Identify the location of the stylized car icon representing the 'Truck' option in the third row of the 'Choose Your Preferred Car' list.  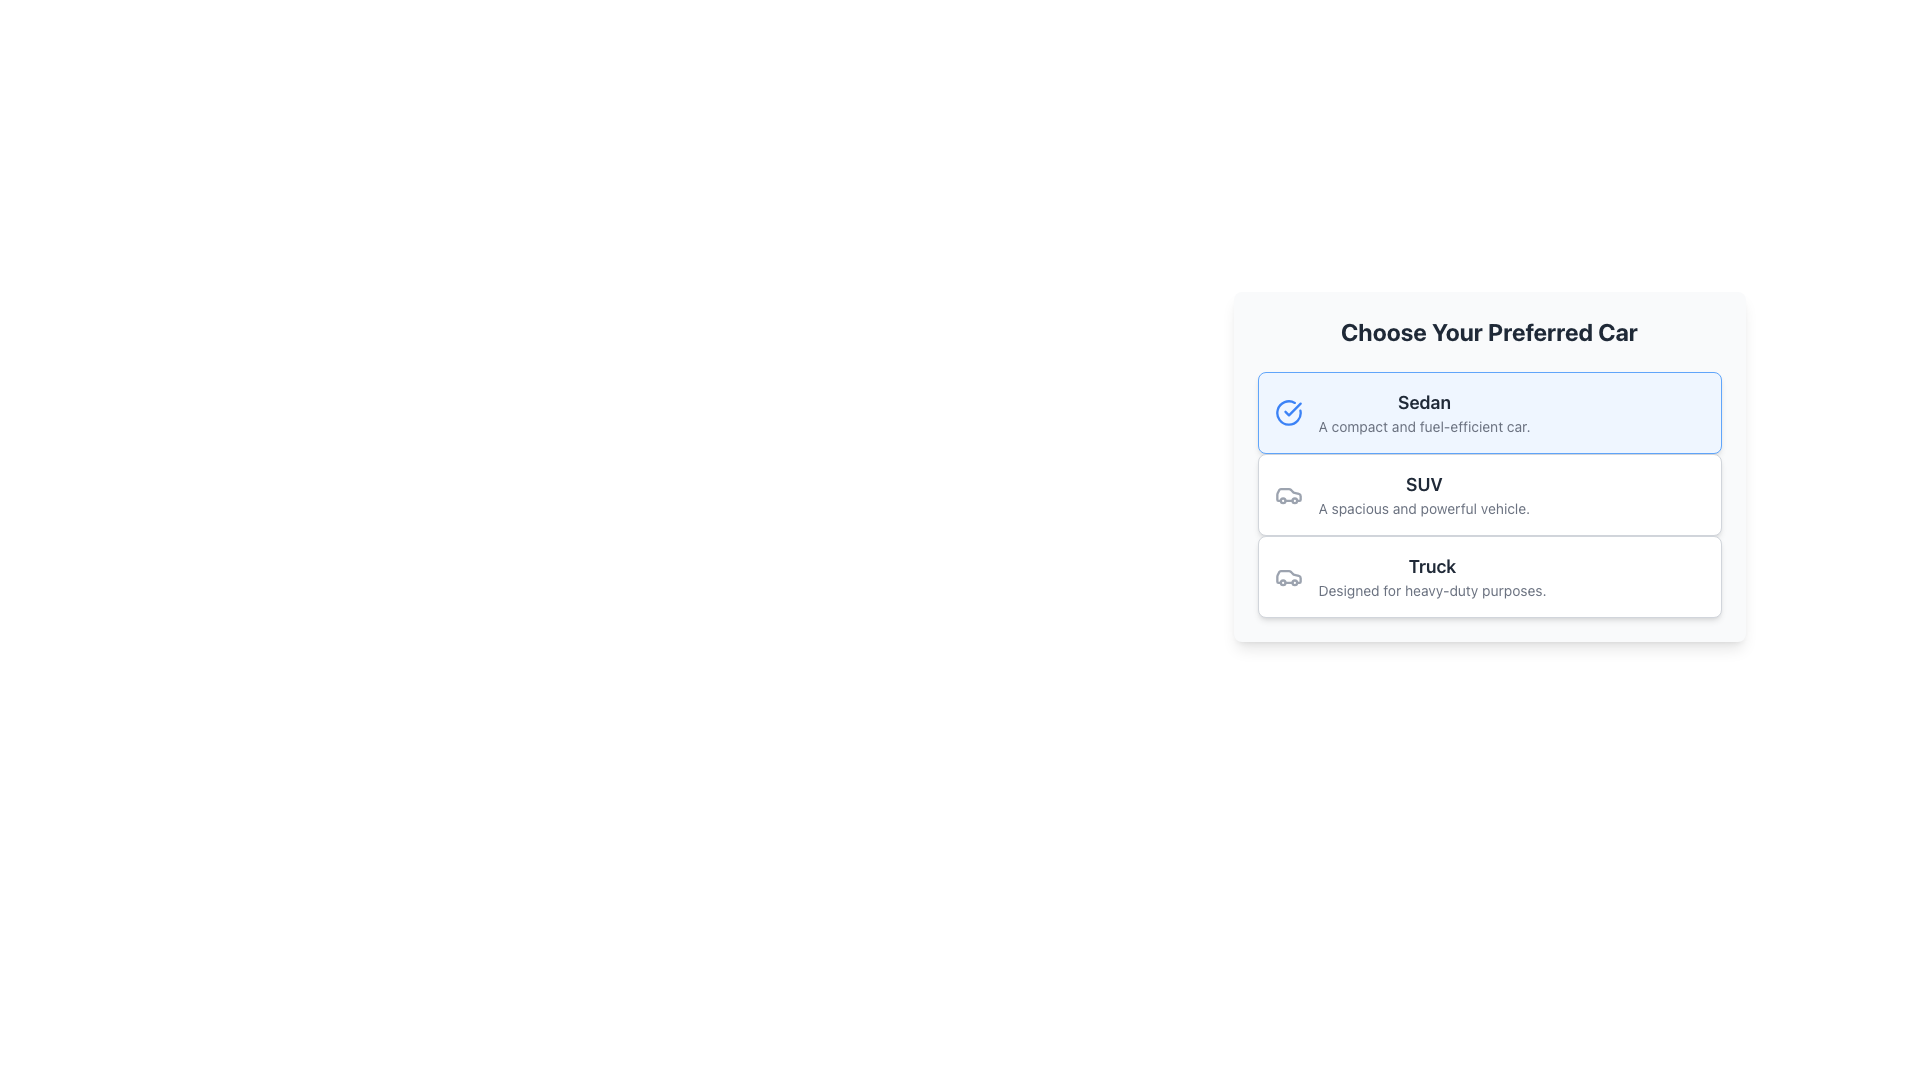
(1288, 577).